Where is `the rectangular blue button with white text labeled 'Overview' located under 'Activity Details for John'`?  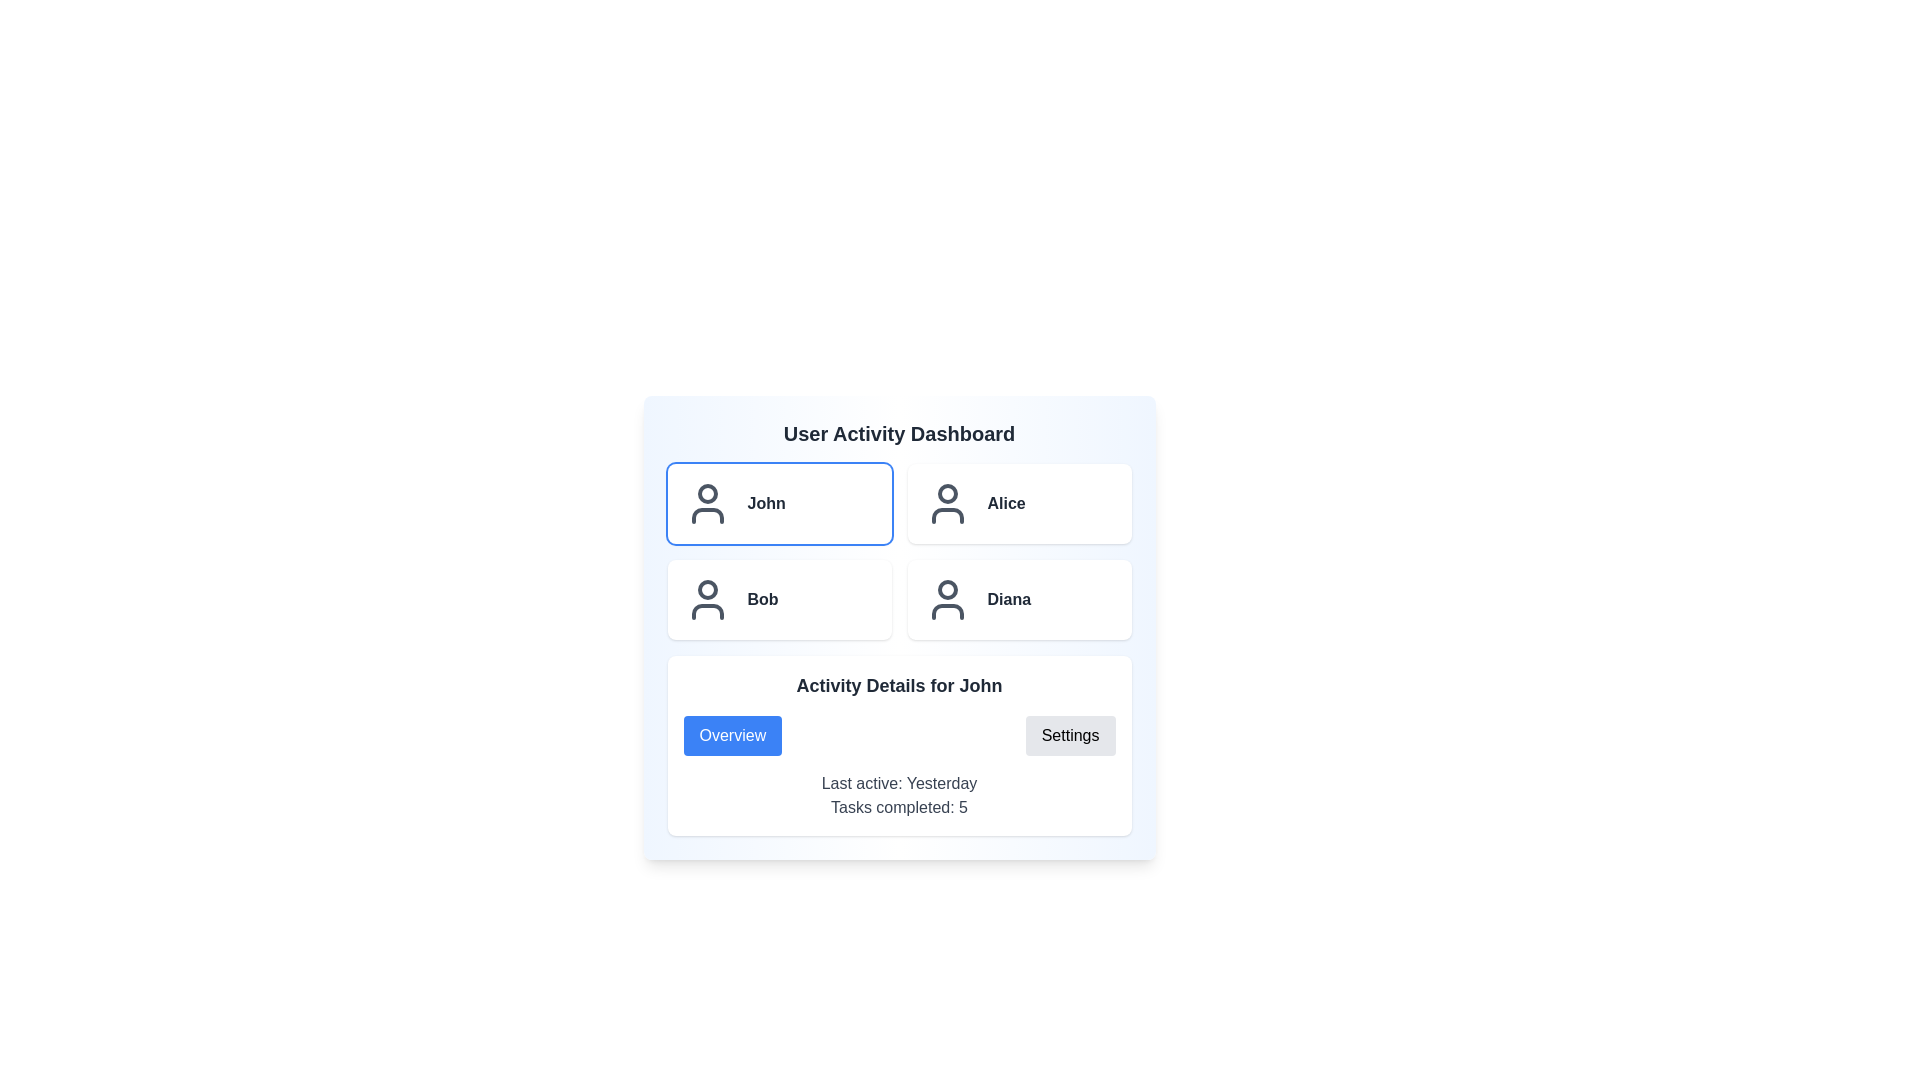
the rectangular blue button with white text labeled 'Overview' located under 'Activity Details for John' is located at coordinates (731, 736).